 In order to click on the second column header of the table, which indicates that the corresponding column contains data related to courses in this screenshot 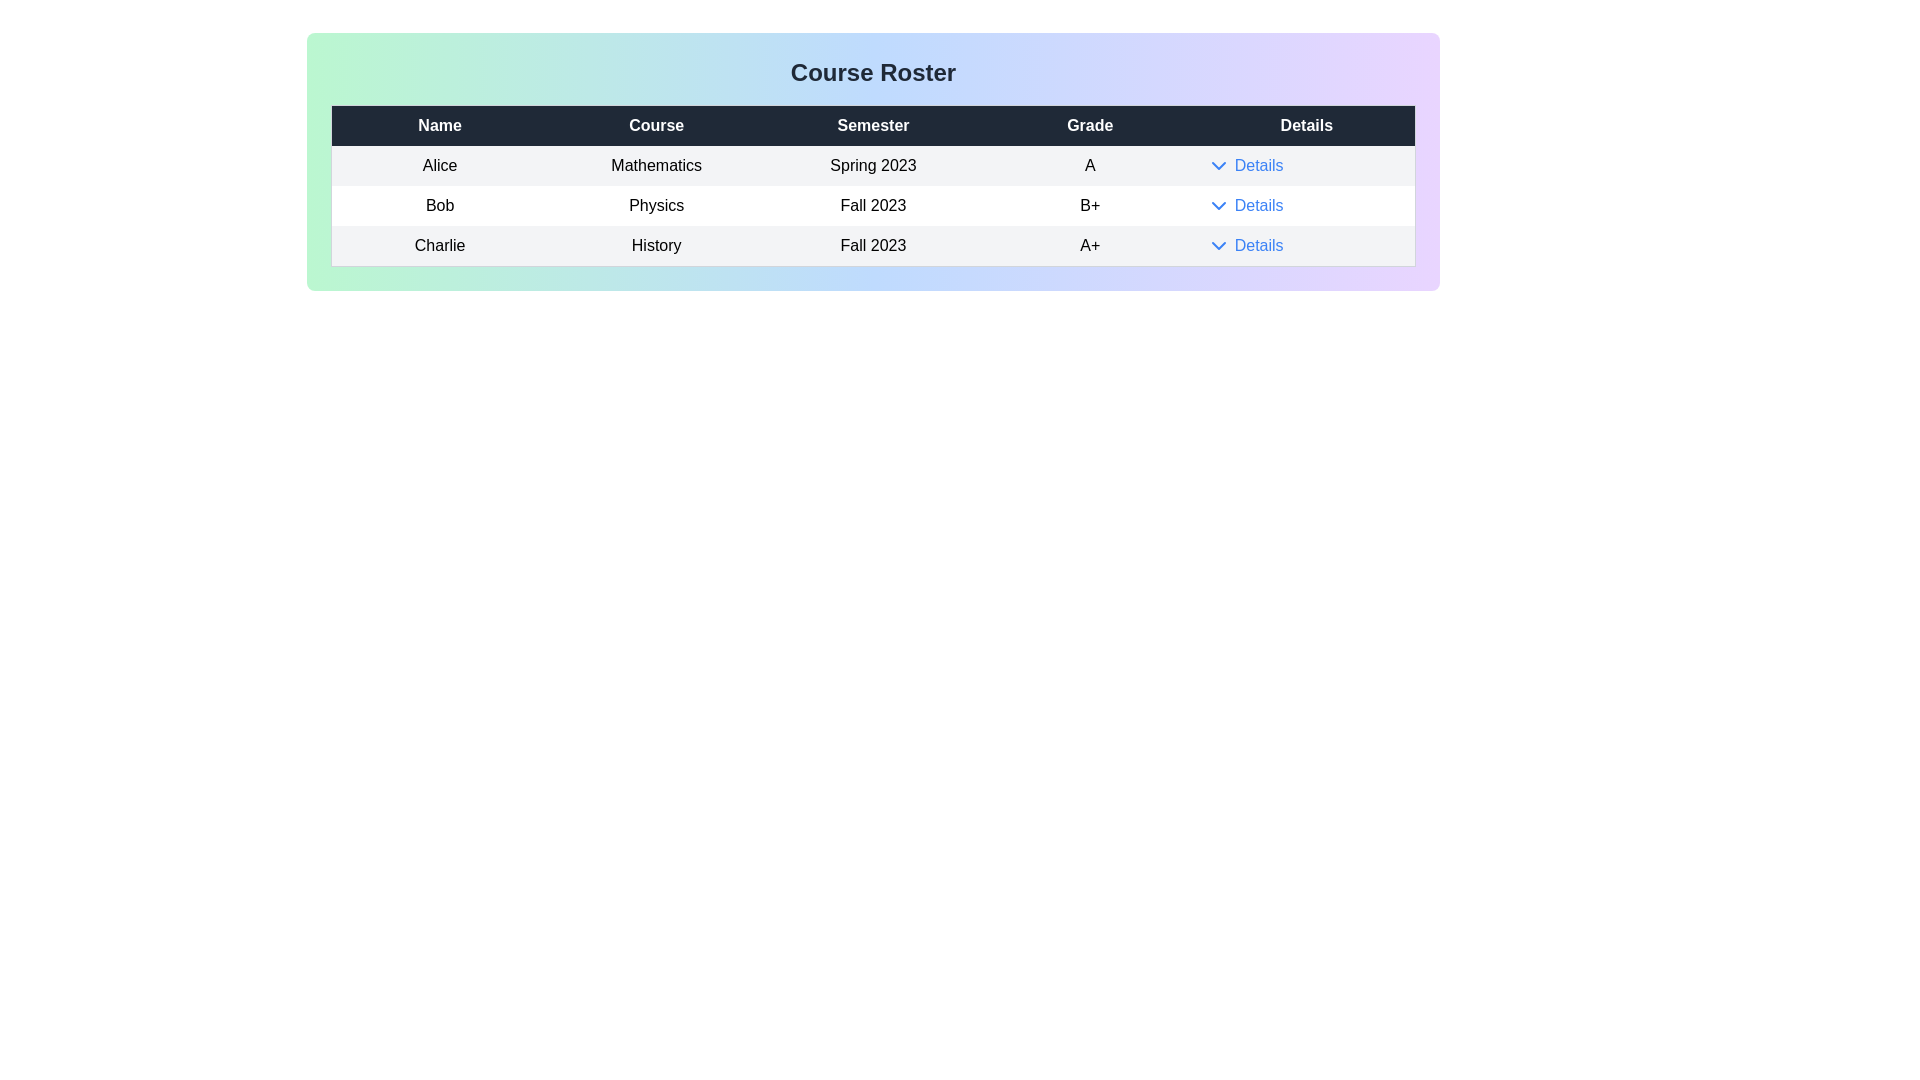, I will do `click(656, 125)`.